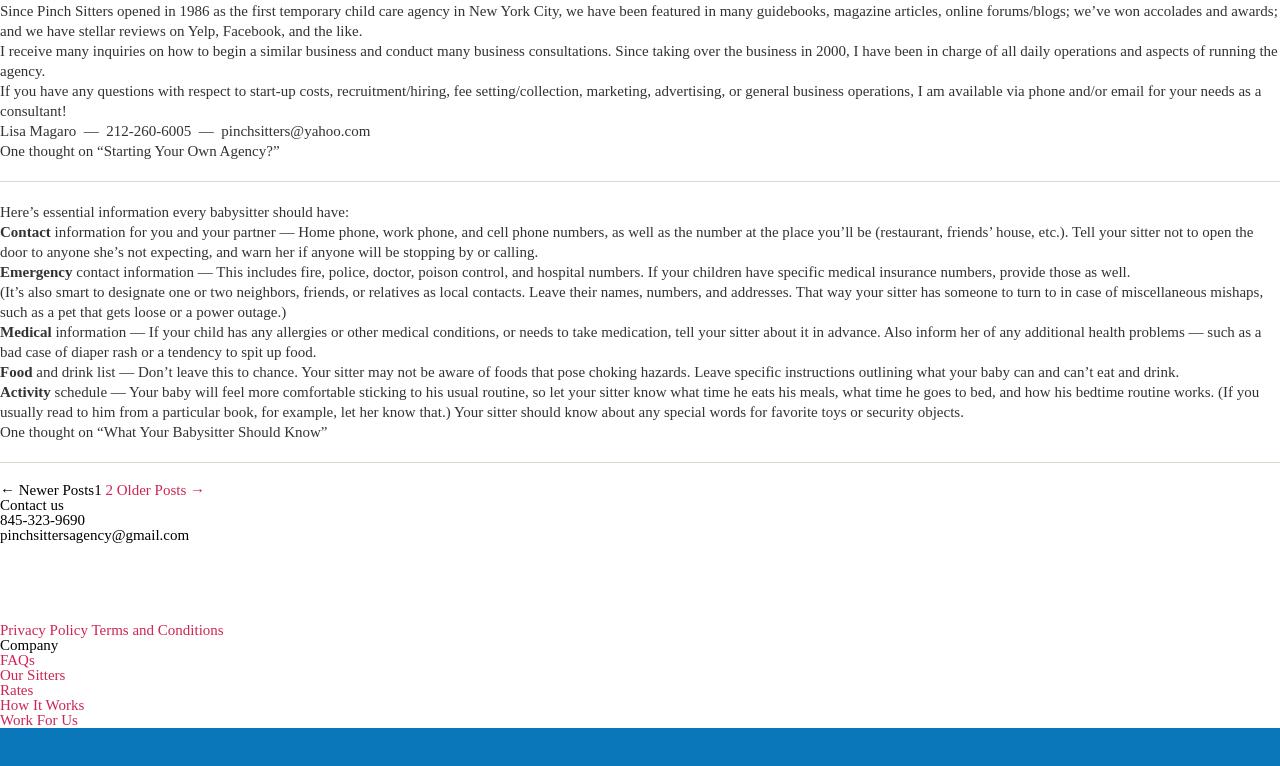 This screenshot has height=766, width=1280. What do you see at coordinates (138, 150) in the screenshot?
I see `'One thought on “Starting Your Own Agency?”'` at bounding box center [138, 150].